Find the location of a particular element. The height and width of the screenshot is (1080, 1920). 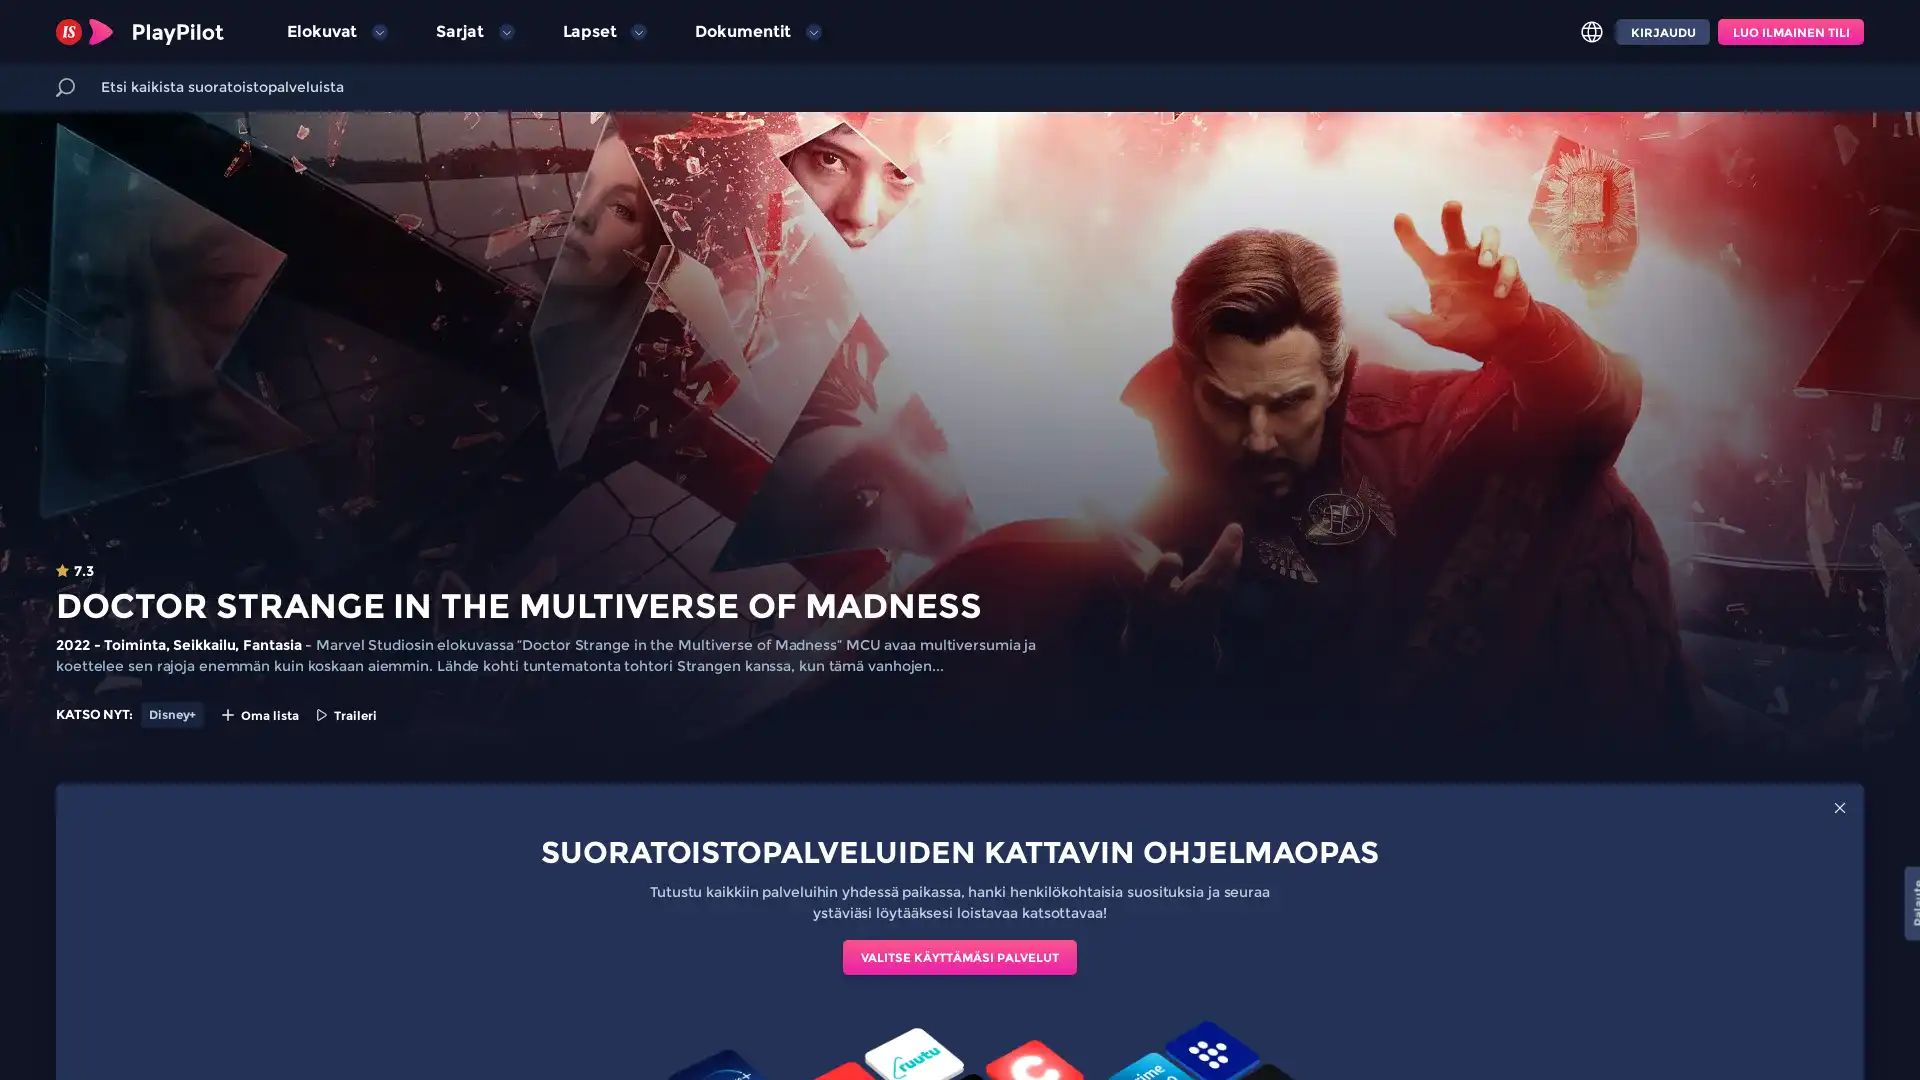

VALITSE KAYTTAMASI PALVELUT is located at coordinates (960, 956).